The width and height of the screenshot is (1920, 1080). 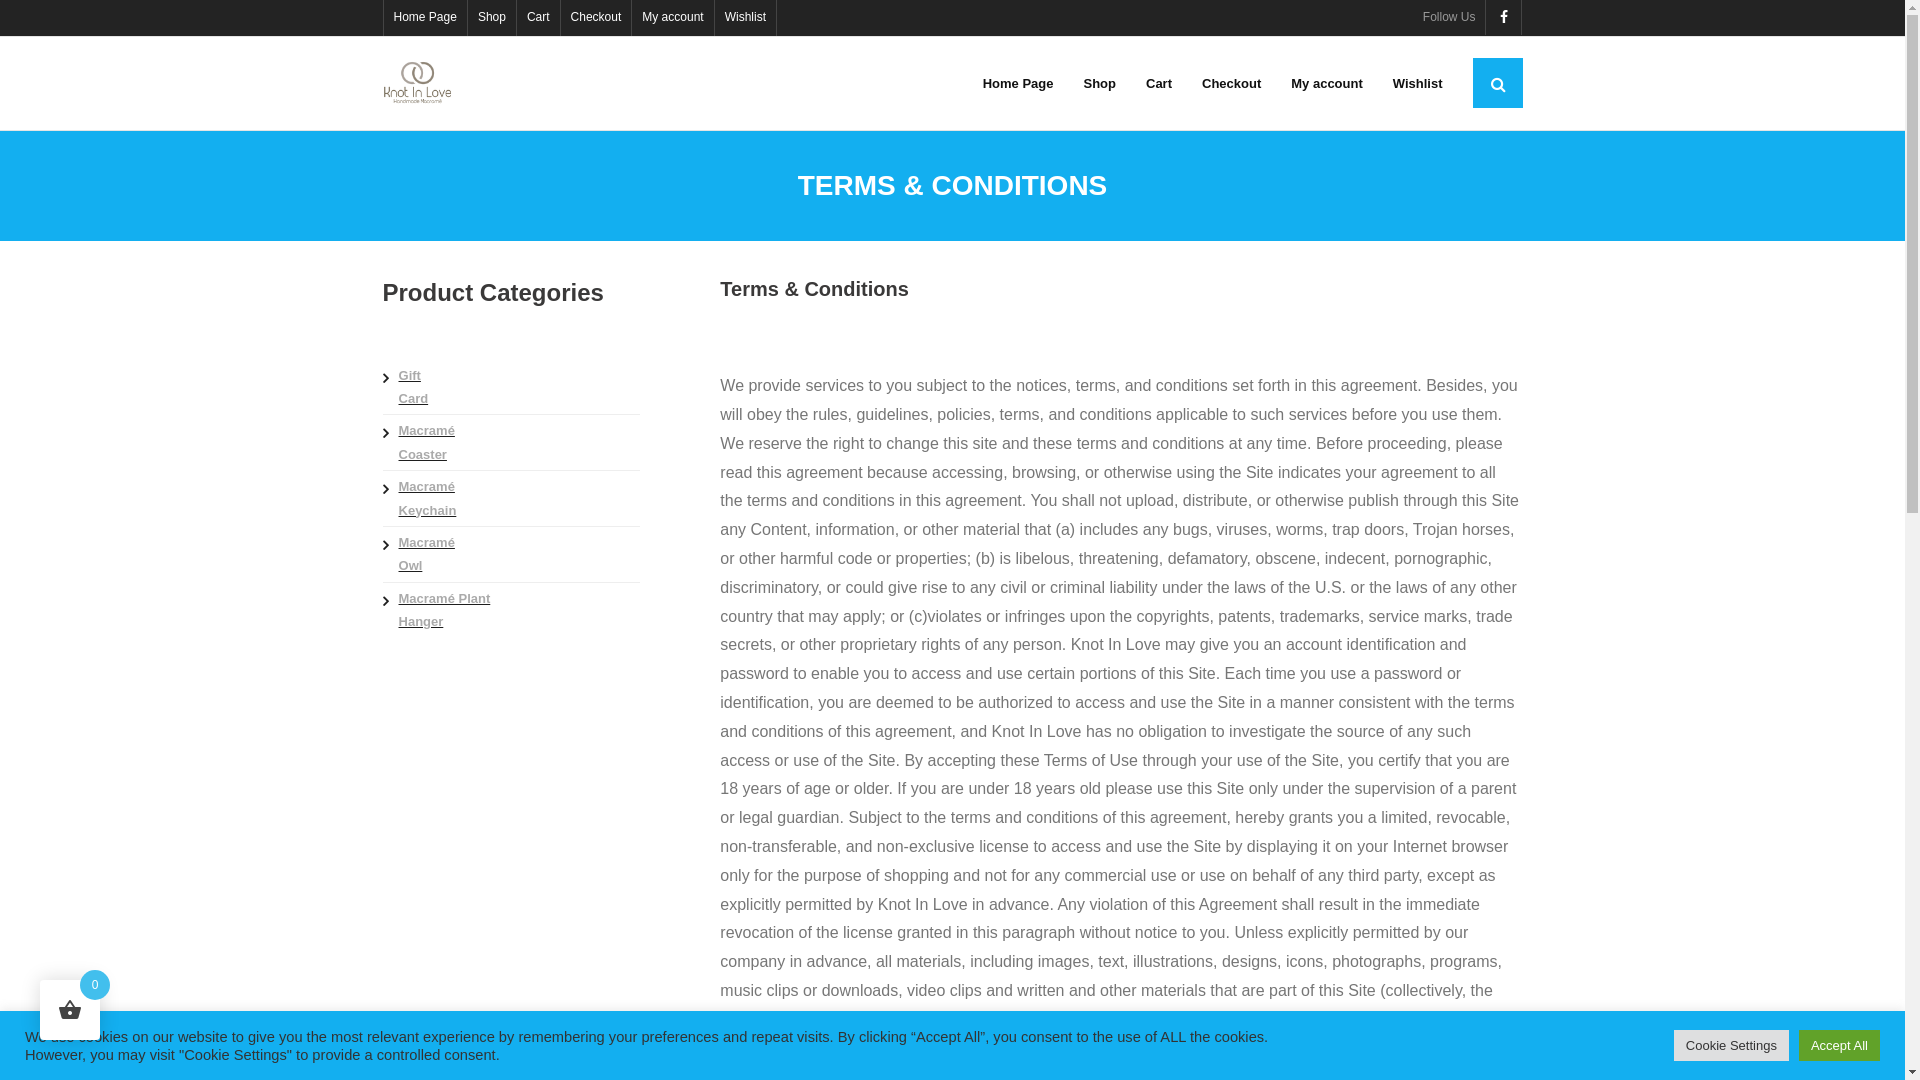 What do you see at coordinates (491, 18) in the screenshot?
I see `'Shop'` at bounding box center [491, 18].